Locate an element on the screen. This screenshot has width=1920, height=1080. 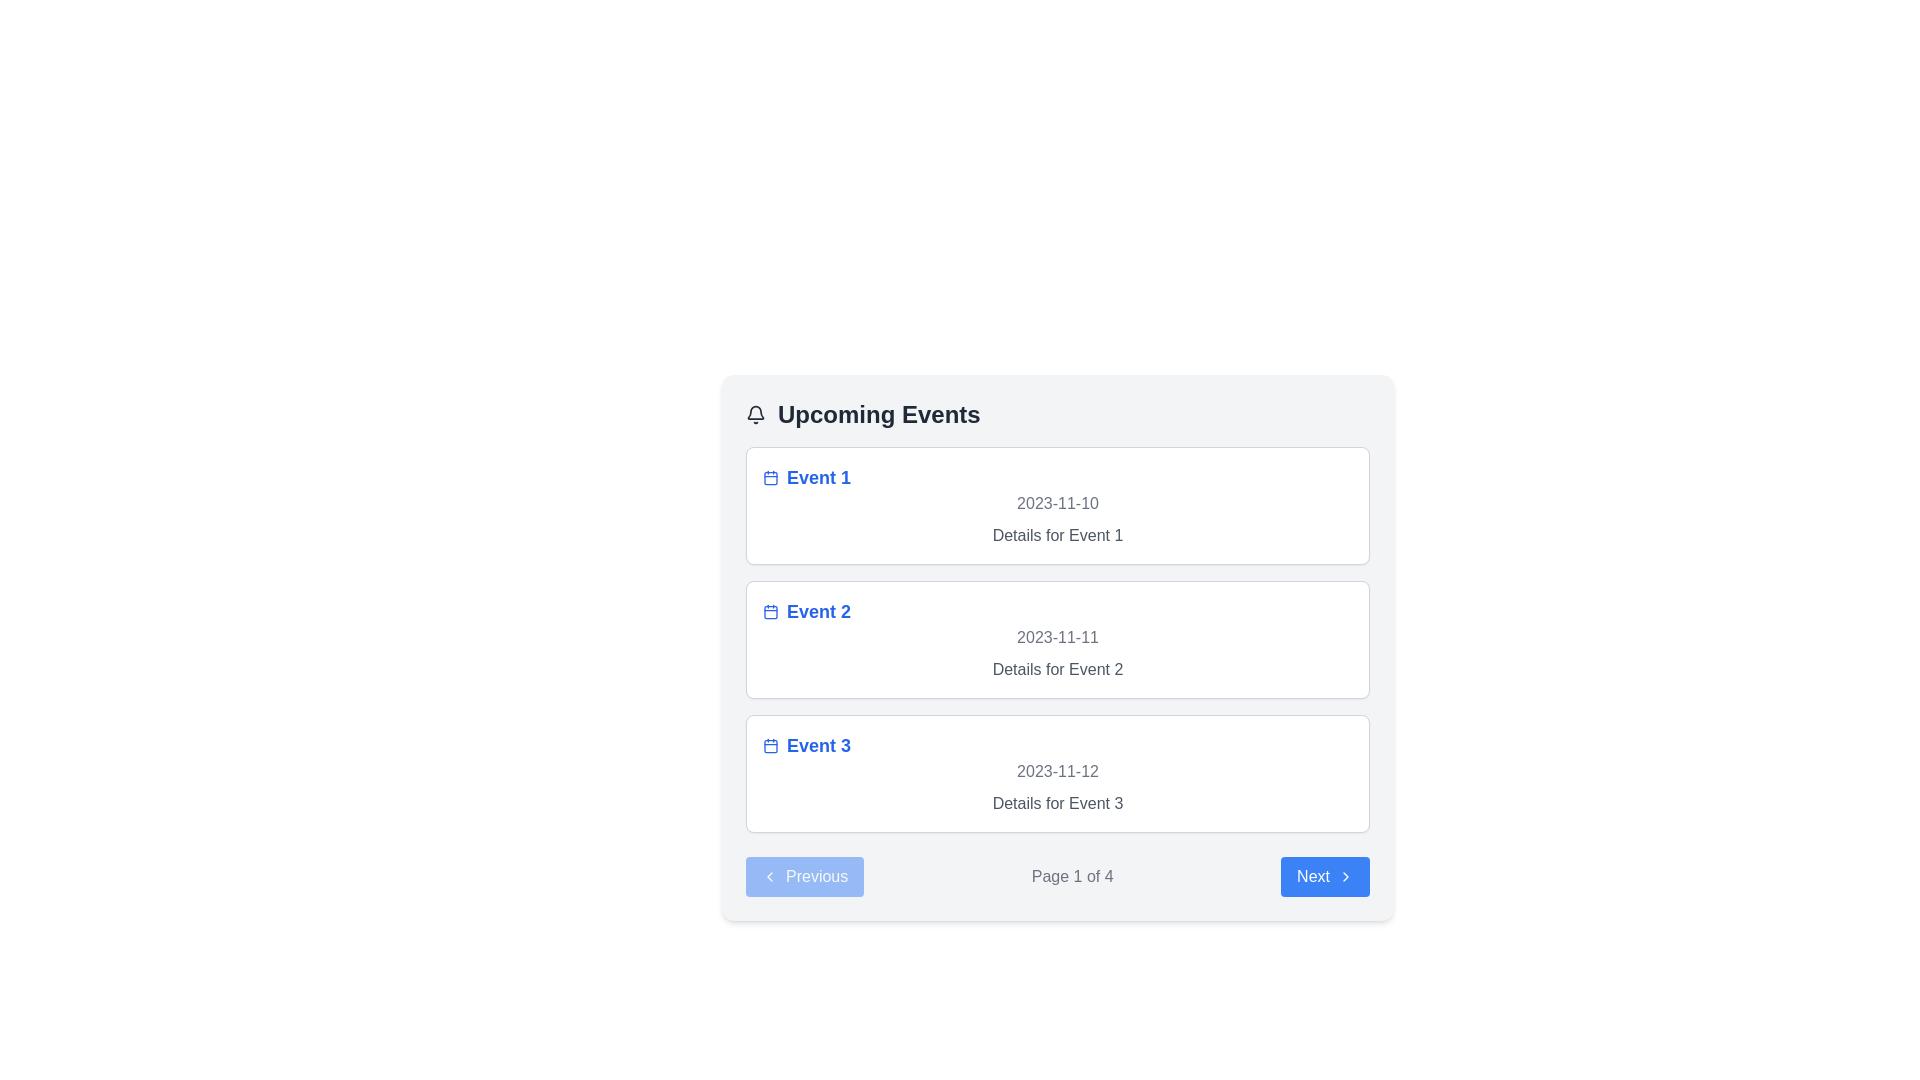
the calendar icon located next to the 'Event 2' title in the second row of the list by moving the cursor to its center point is located at coordinates (770, 611).